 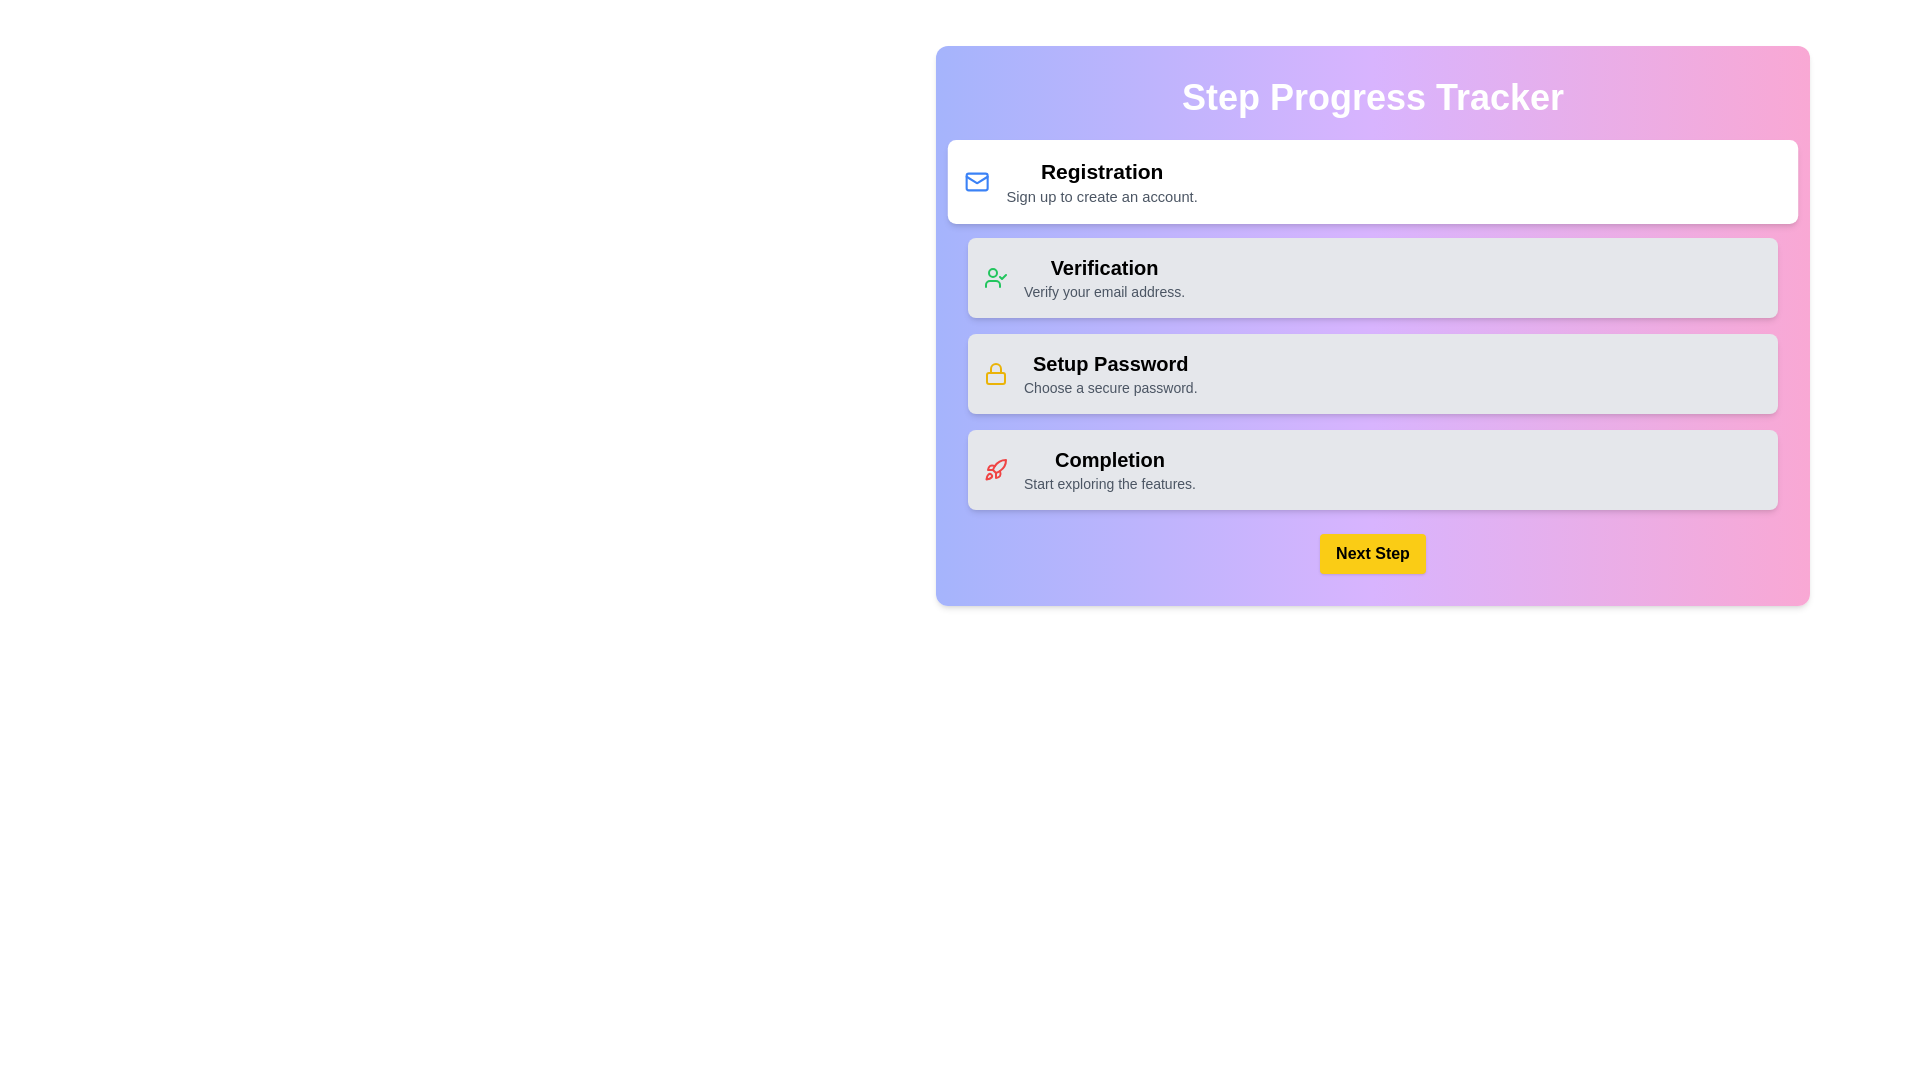 What do you see at coordinates (1101, 170) in the screenshot?
I see `text of the 'Registration' header, which is styled in bold and larger font size, indicating high importance, located at the top of the step progress tracker` at bounding box center [1101, 170].